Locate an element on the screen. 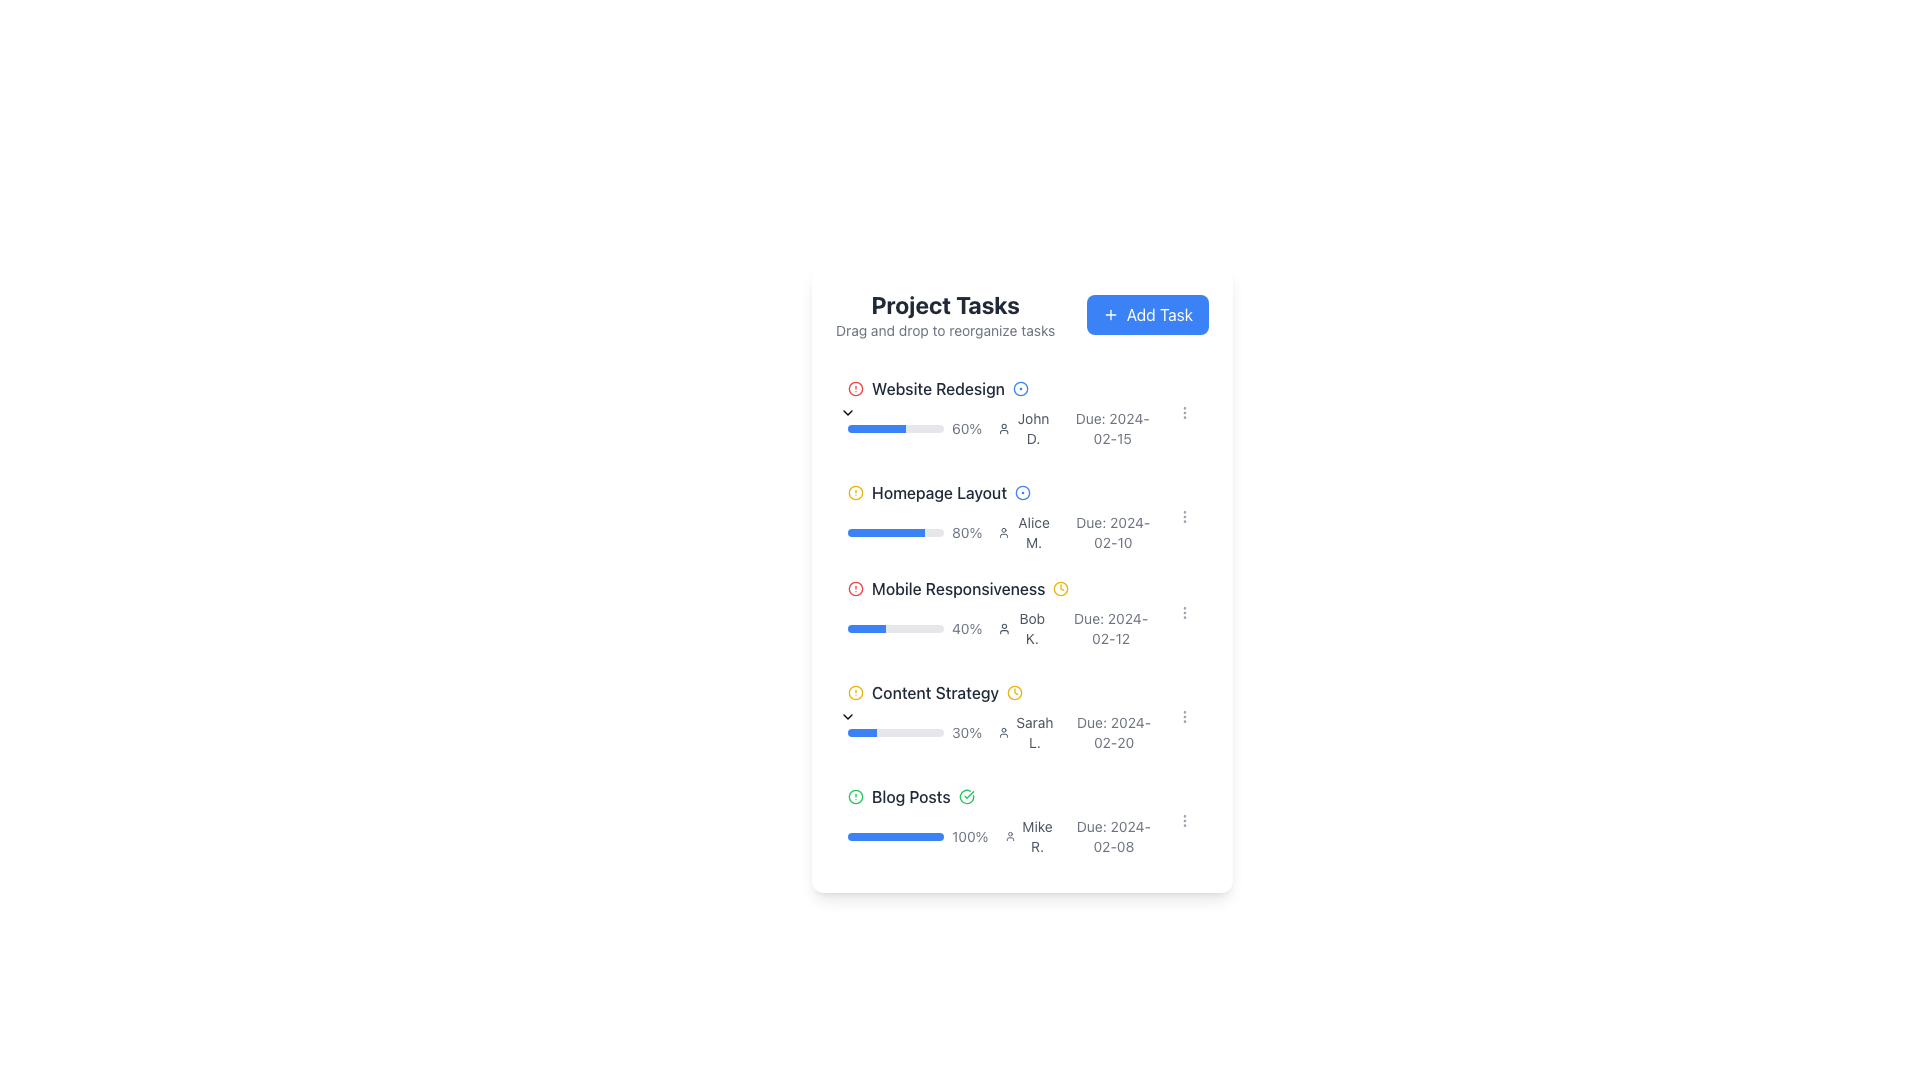 This screenshot has height=1080, width=1920. the Progress Indicator, which is a horizontal blue progress bar showing '100%' is located at coordinates (917, 837).